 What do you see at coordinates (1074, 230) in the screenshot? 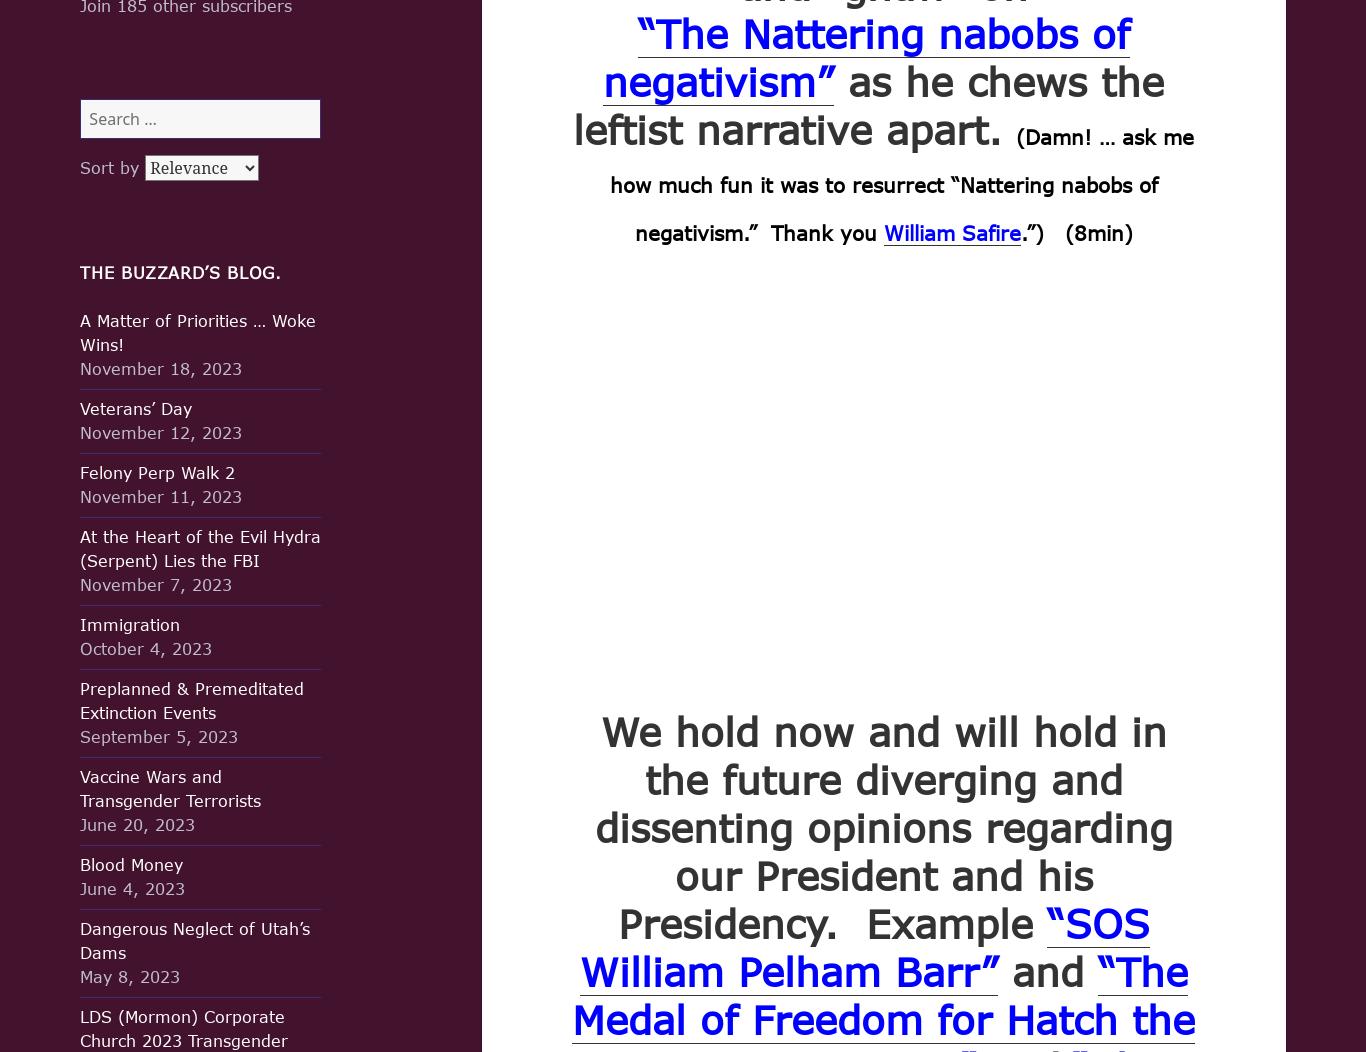
I see `'.”)   (8min)'` at bounding box center [1074, 230].